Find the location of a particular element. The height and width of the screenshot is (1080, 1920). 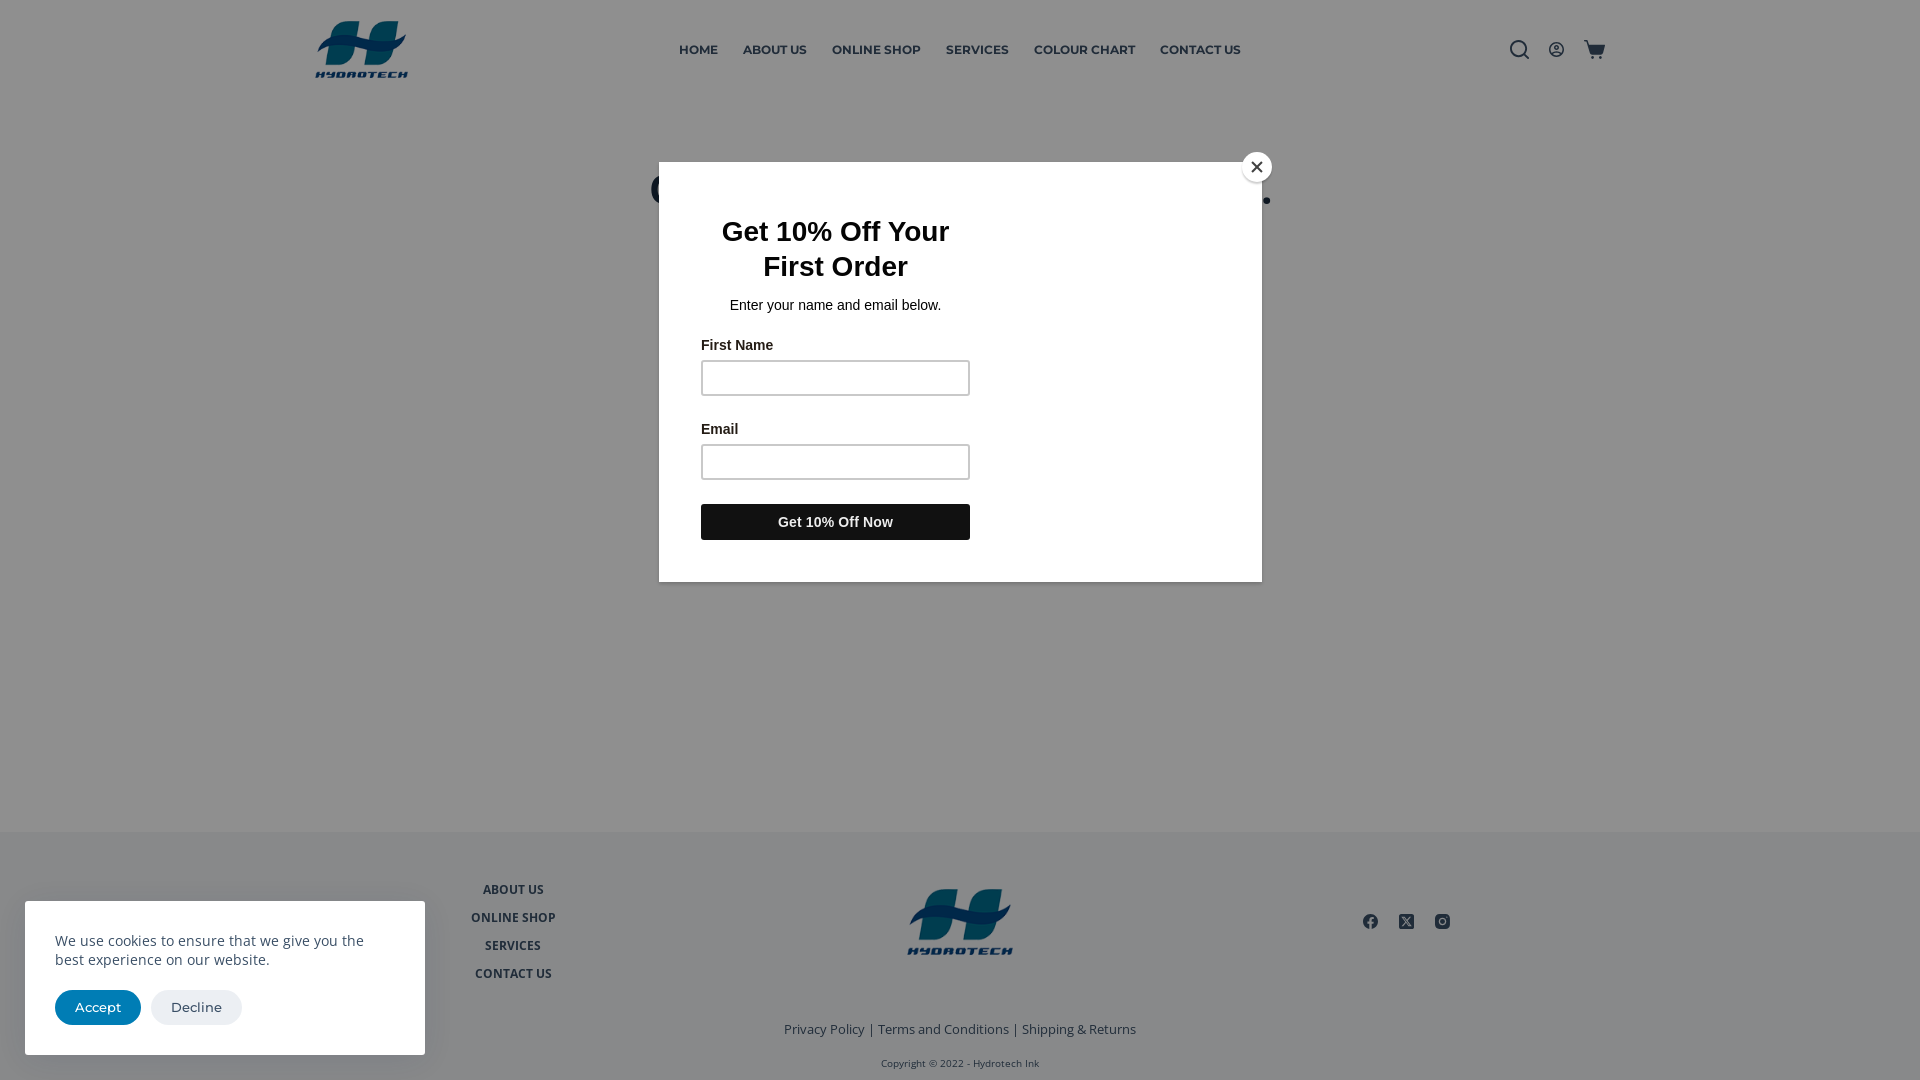

'Search for...' is located at coordinates (960, 319).